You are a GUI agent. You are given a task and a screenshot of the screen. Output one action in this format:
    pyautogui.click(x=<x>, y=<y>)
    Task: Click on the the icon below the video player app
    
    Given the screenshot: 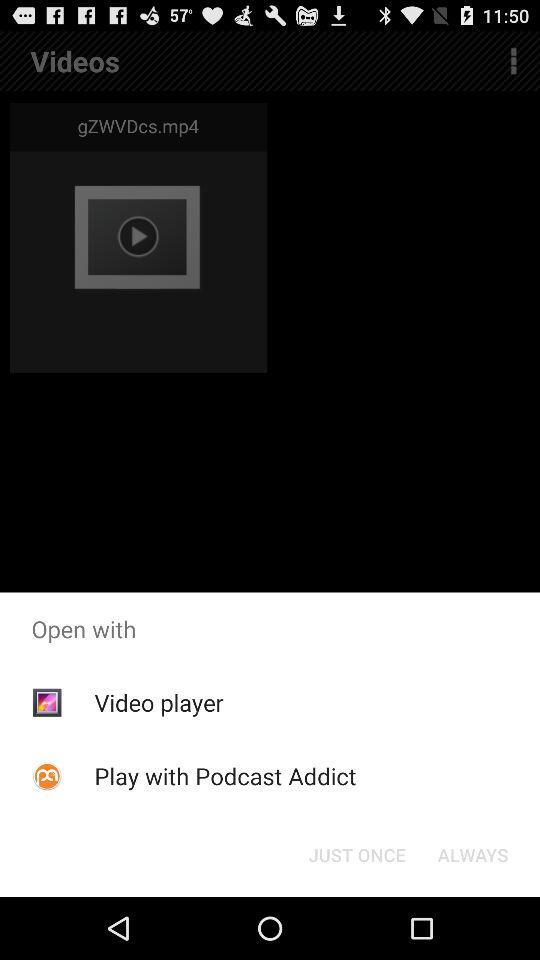 What is the action you would take?
    pyautogui.click(x=224, y=775)
    